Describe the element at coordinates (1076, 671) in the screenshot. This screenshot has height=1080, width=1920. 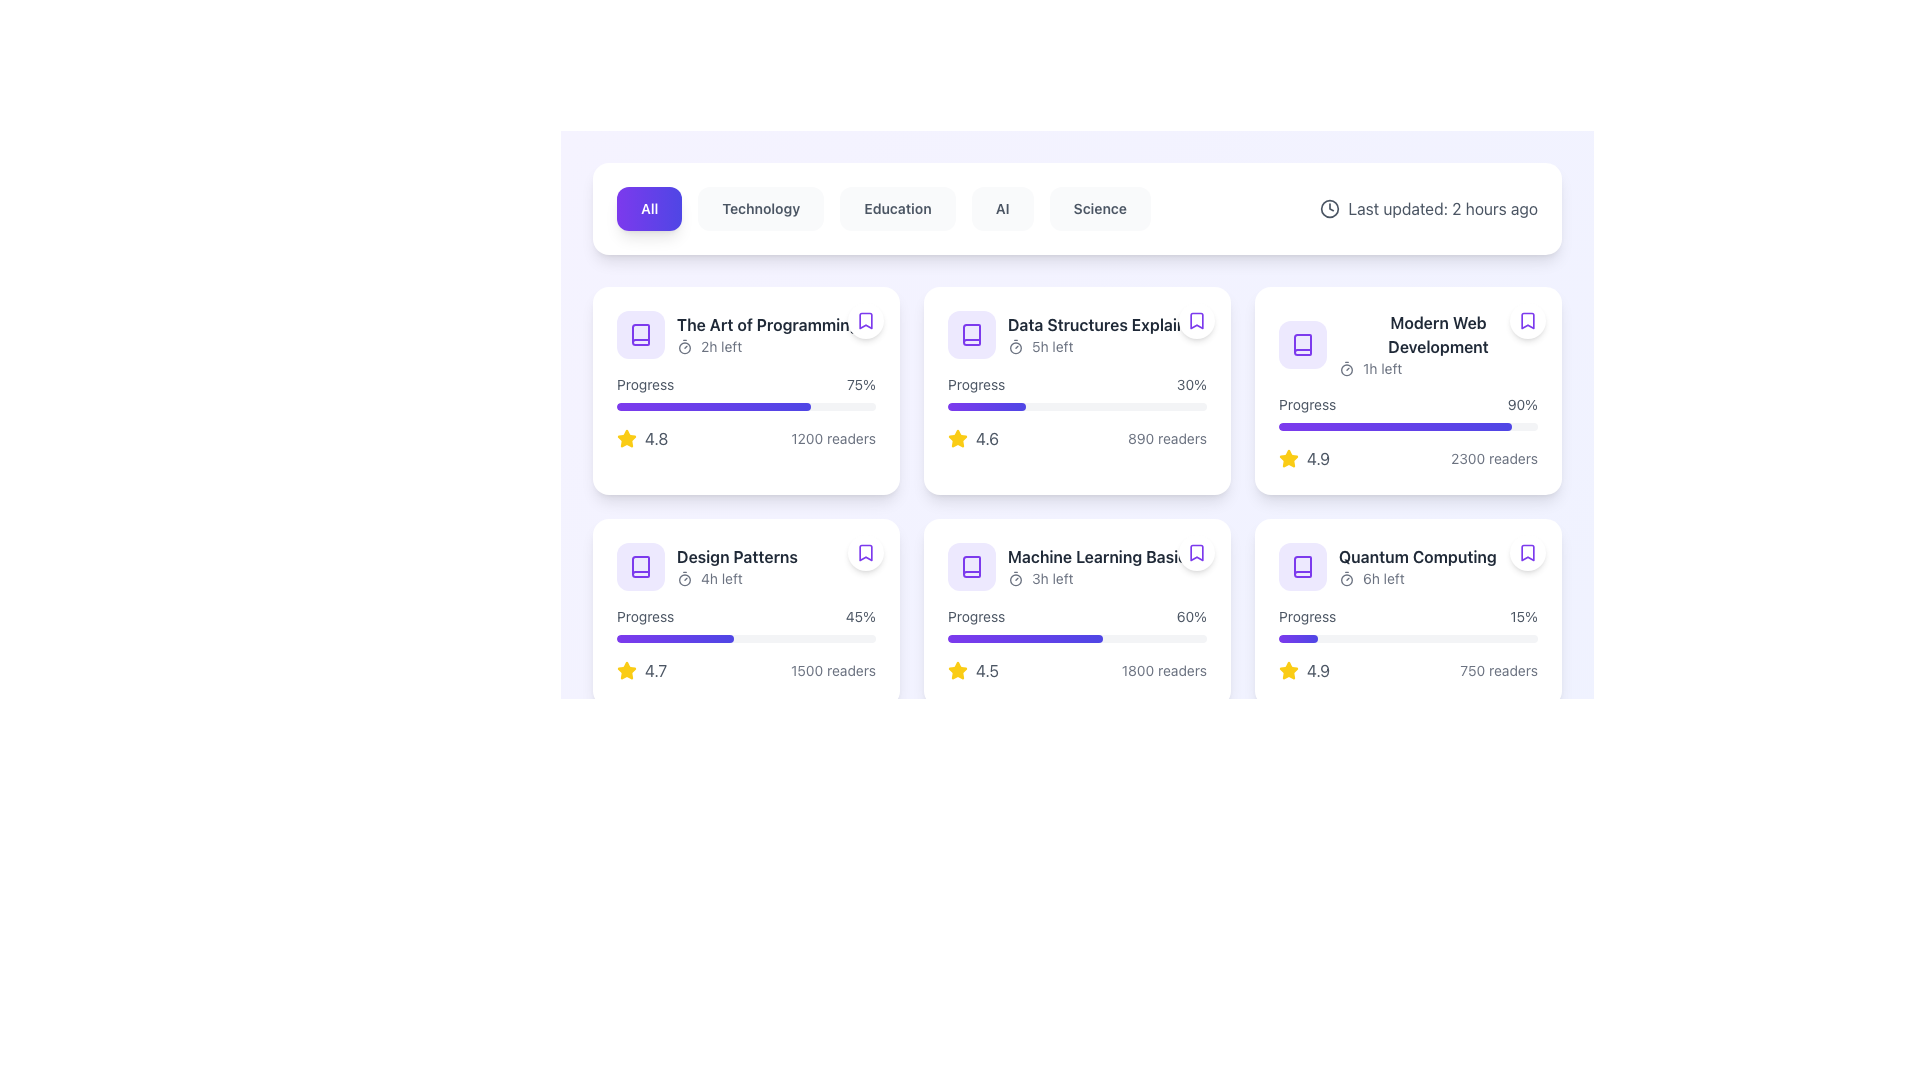
I see `the Rating and reader count display for the course 'Machine Learning Basics', which shows a rating of 4.5 stars and 1800 readers, located at the bottom-right part of the card` at that location.